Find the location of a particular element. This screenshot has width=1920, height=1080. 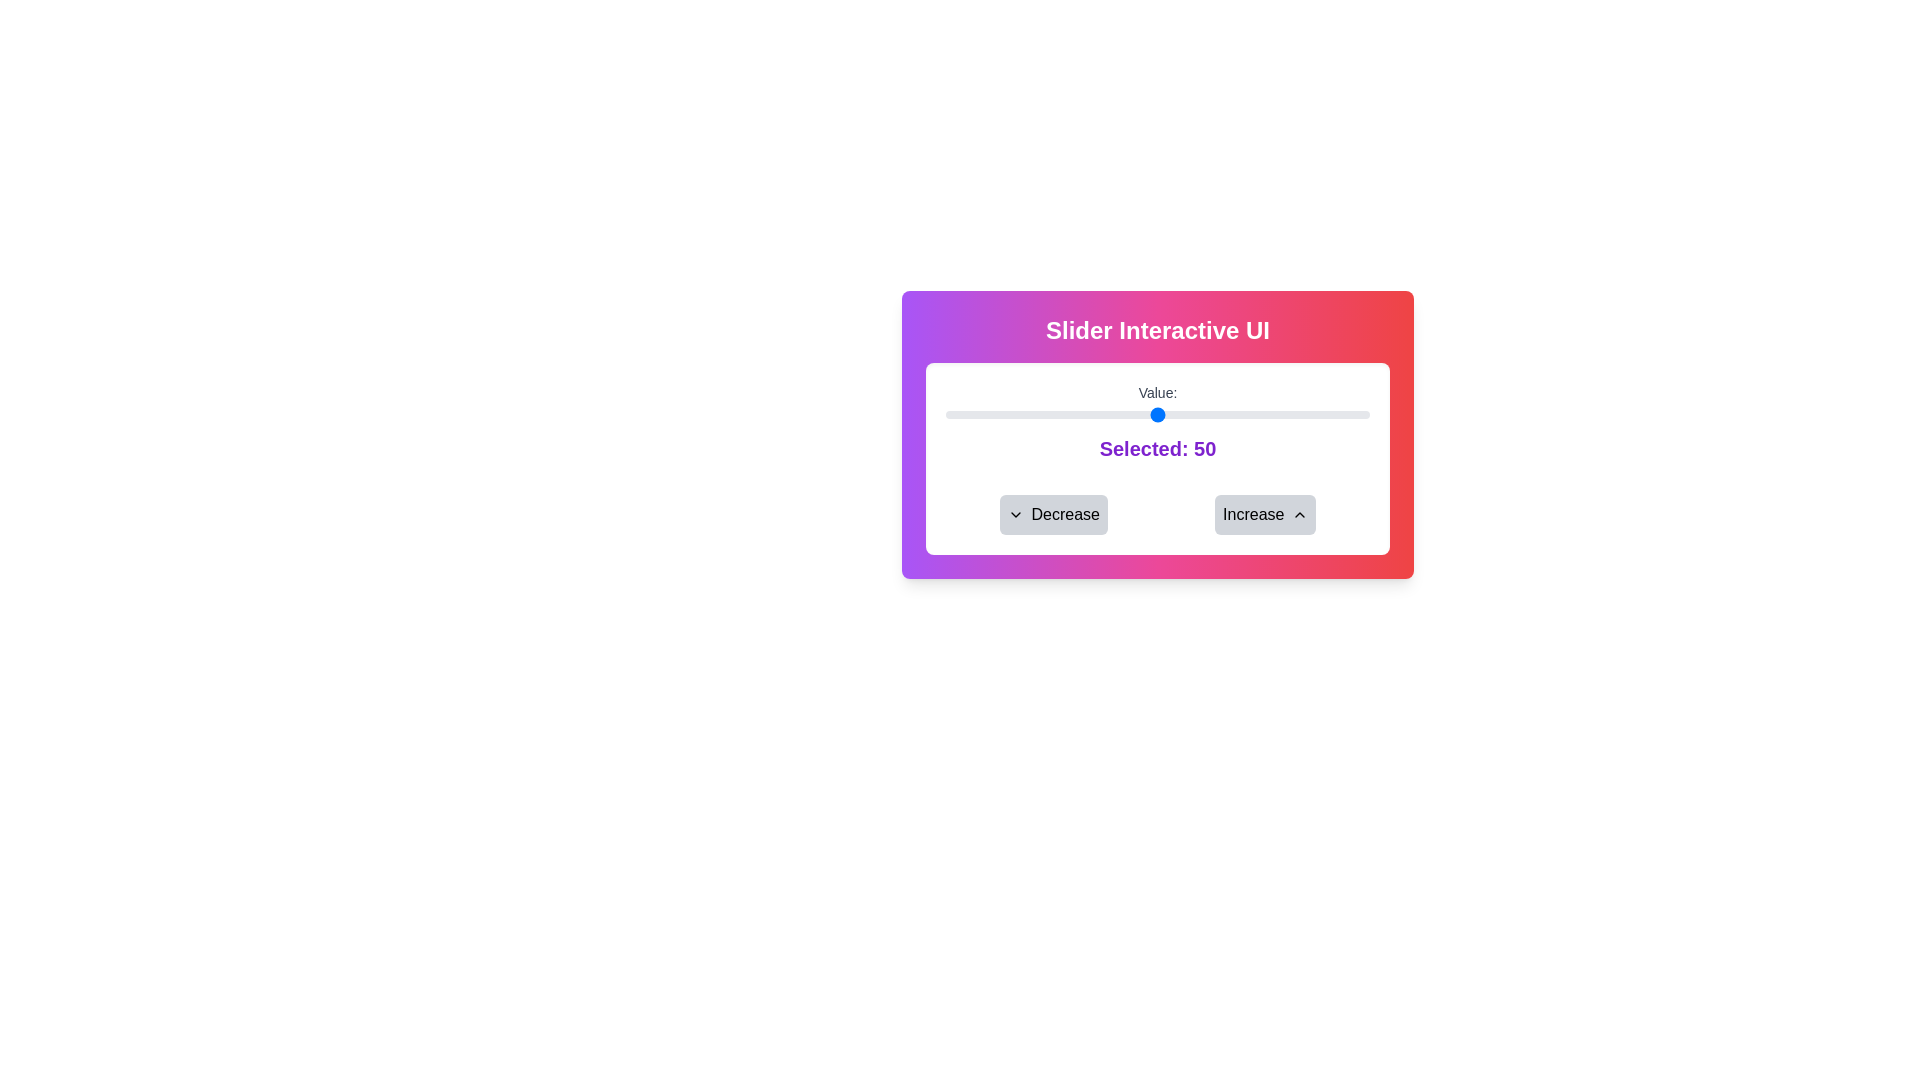

the slider is located at coordinates (1196, 414).